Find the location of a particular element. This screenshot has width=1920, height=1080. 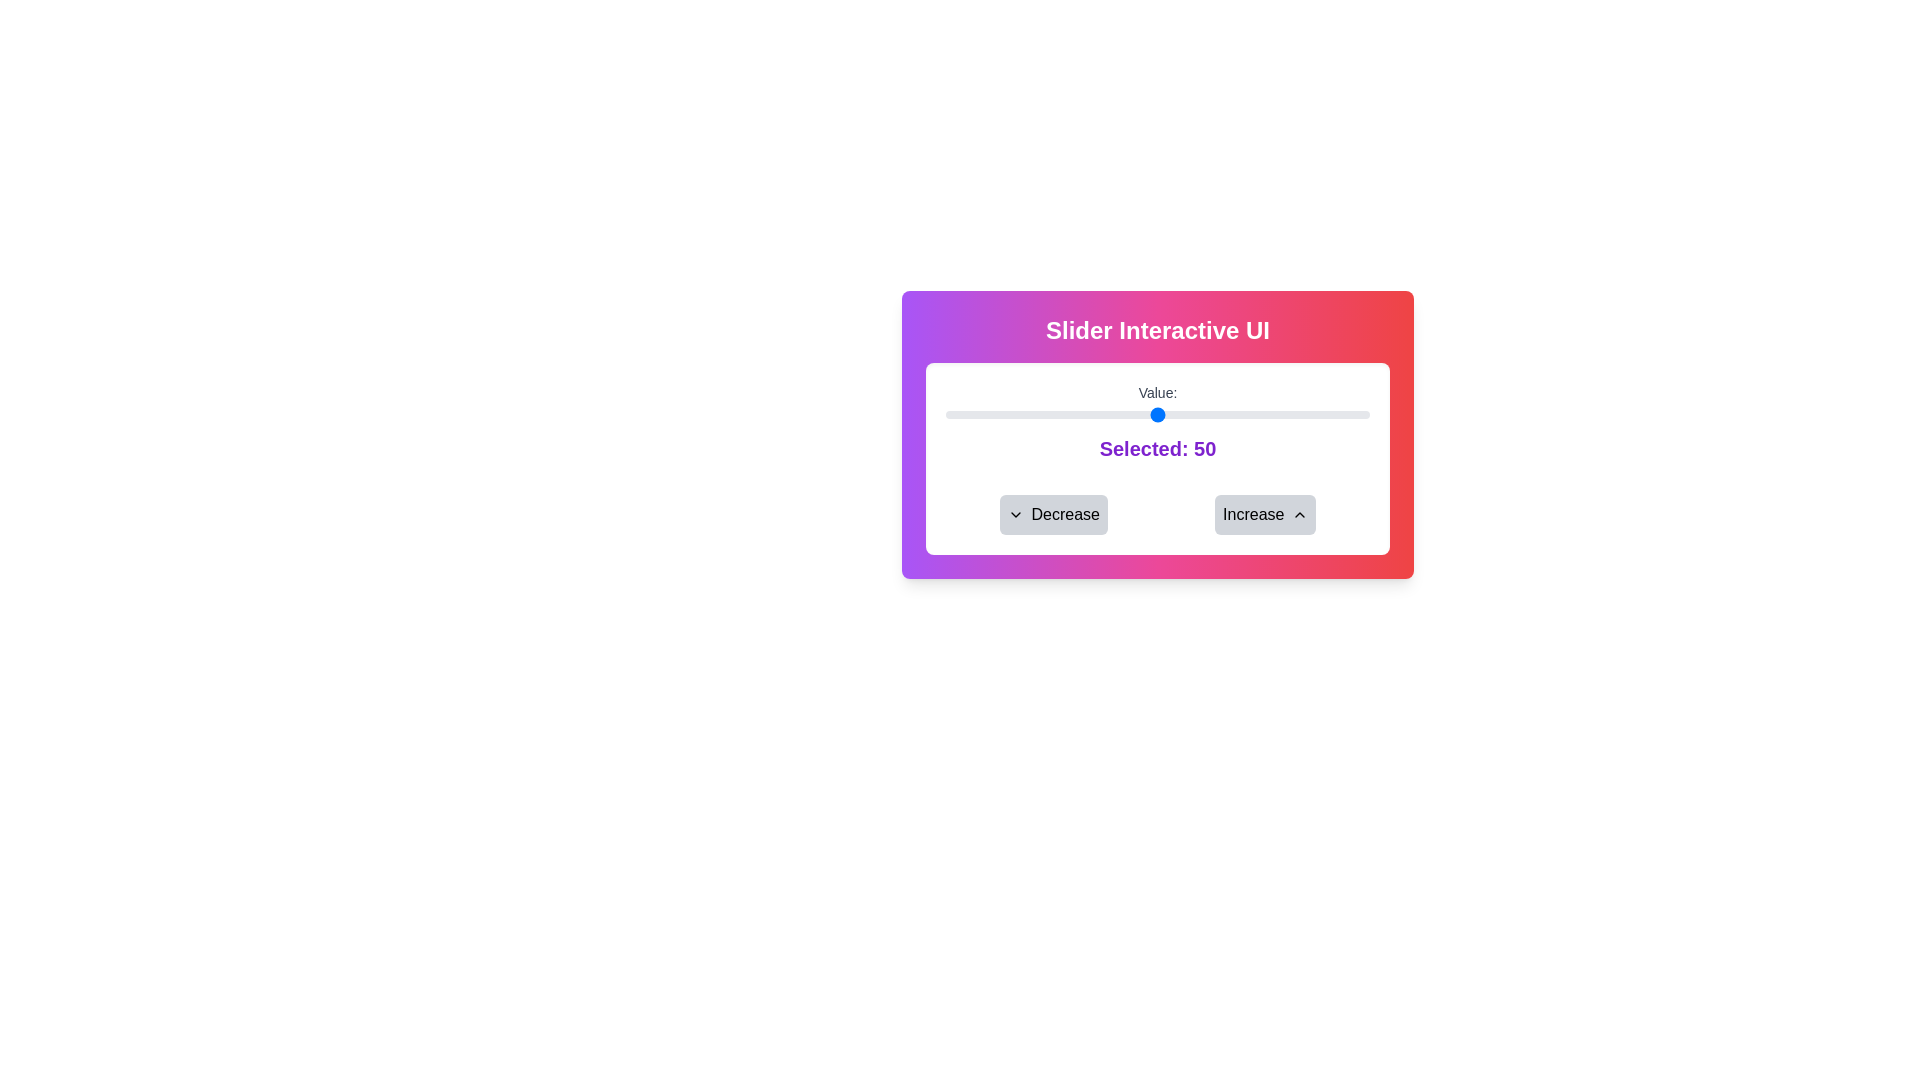

the slider is located at coordinates (1196, 414).